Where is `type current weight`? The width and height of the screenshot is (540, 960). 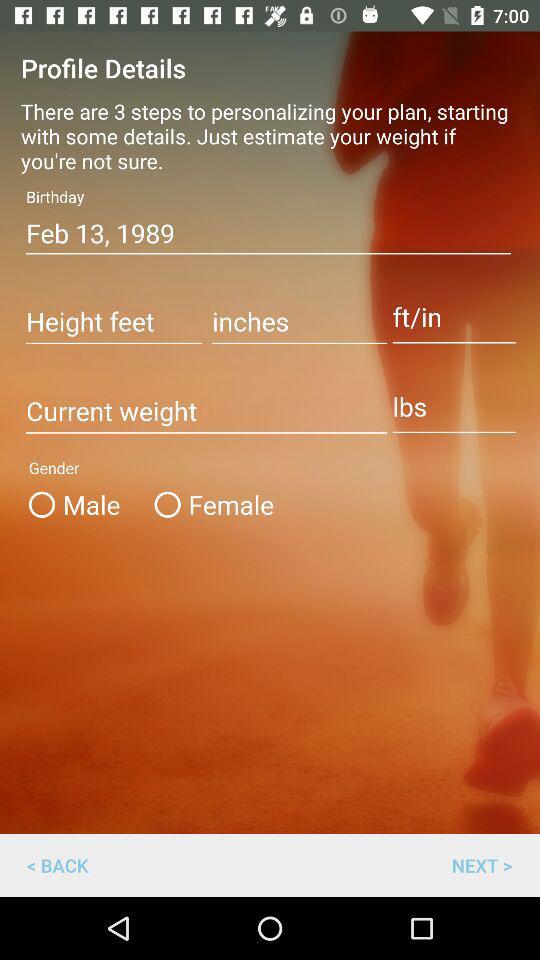 type current weight is located at coordinates (205, 411).